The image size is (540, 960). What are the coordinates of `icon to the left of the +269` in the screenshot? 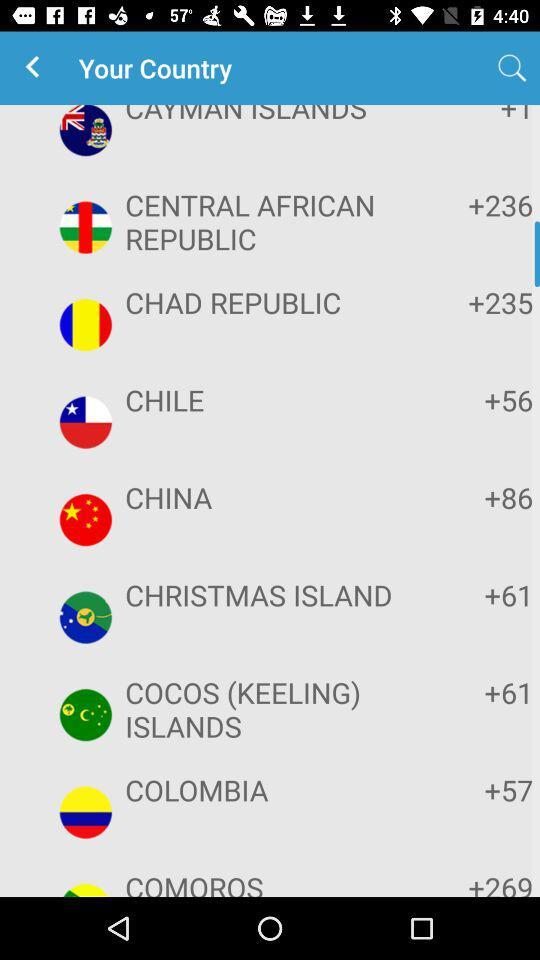 It's located at (267, 881).